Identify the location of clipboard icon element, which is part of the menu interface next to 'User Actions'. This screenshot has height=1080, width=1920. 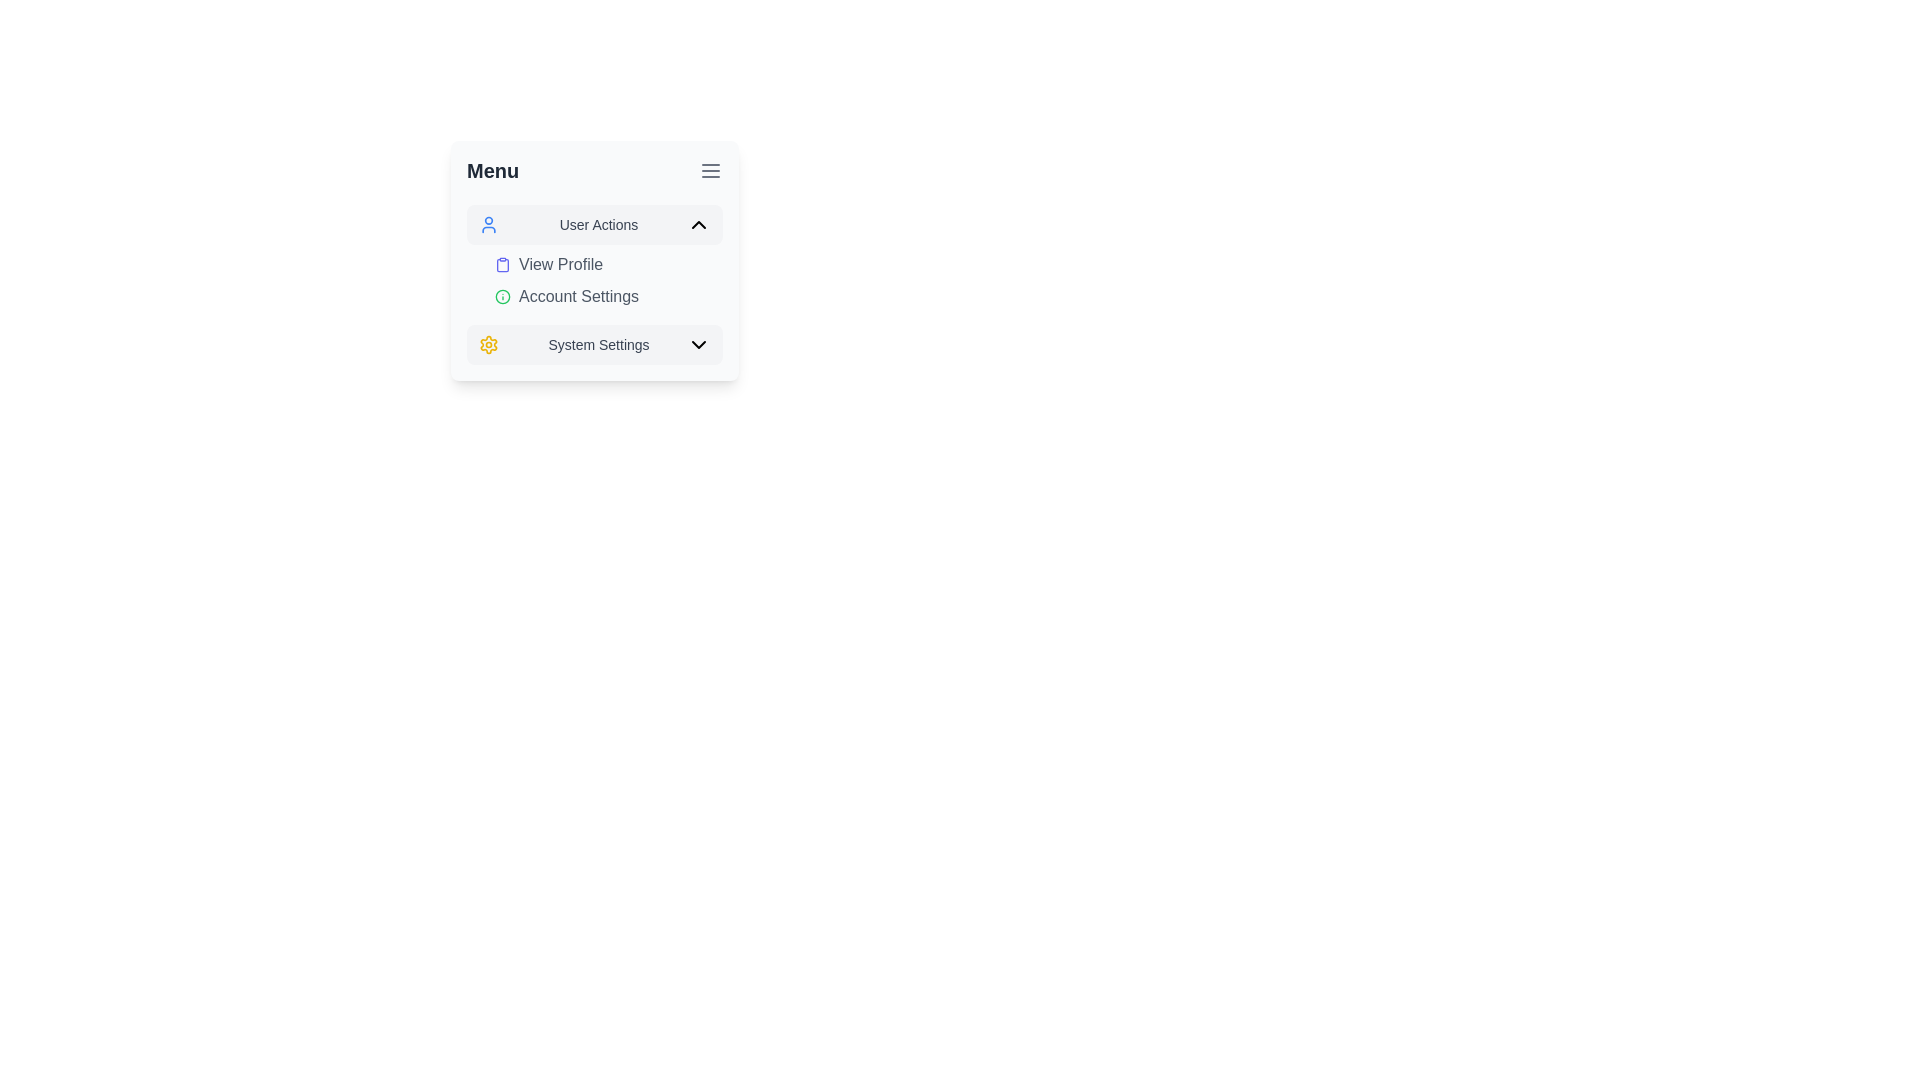
(503, 264).